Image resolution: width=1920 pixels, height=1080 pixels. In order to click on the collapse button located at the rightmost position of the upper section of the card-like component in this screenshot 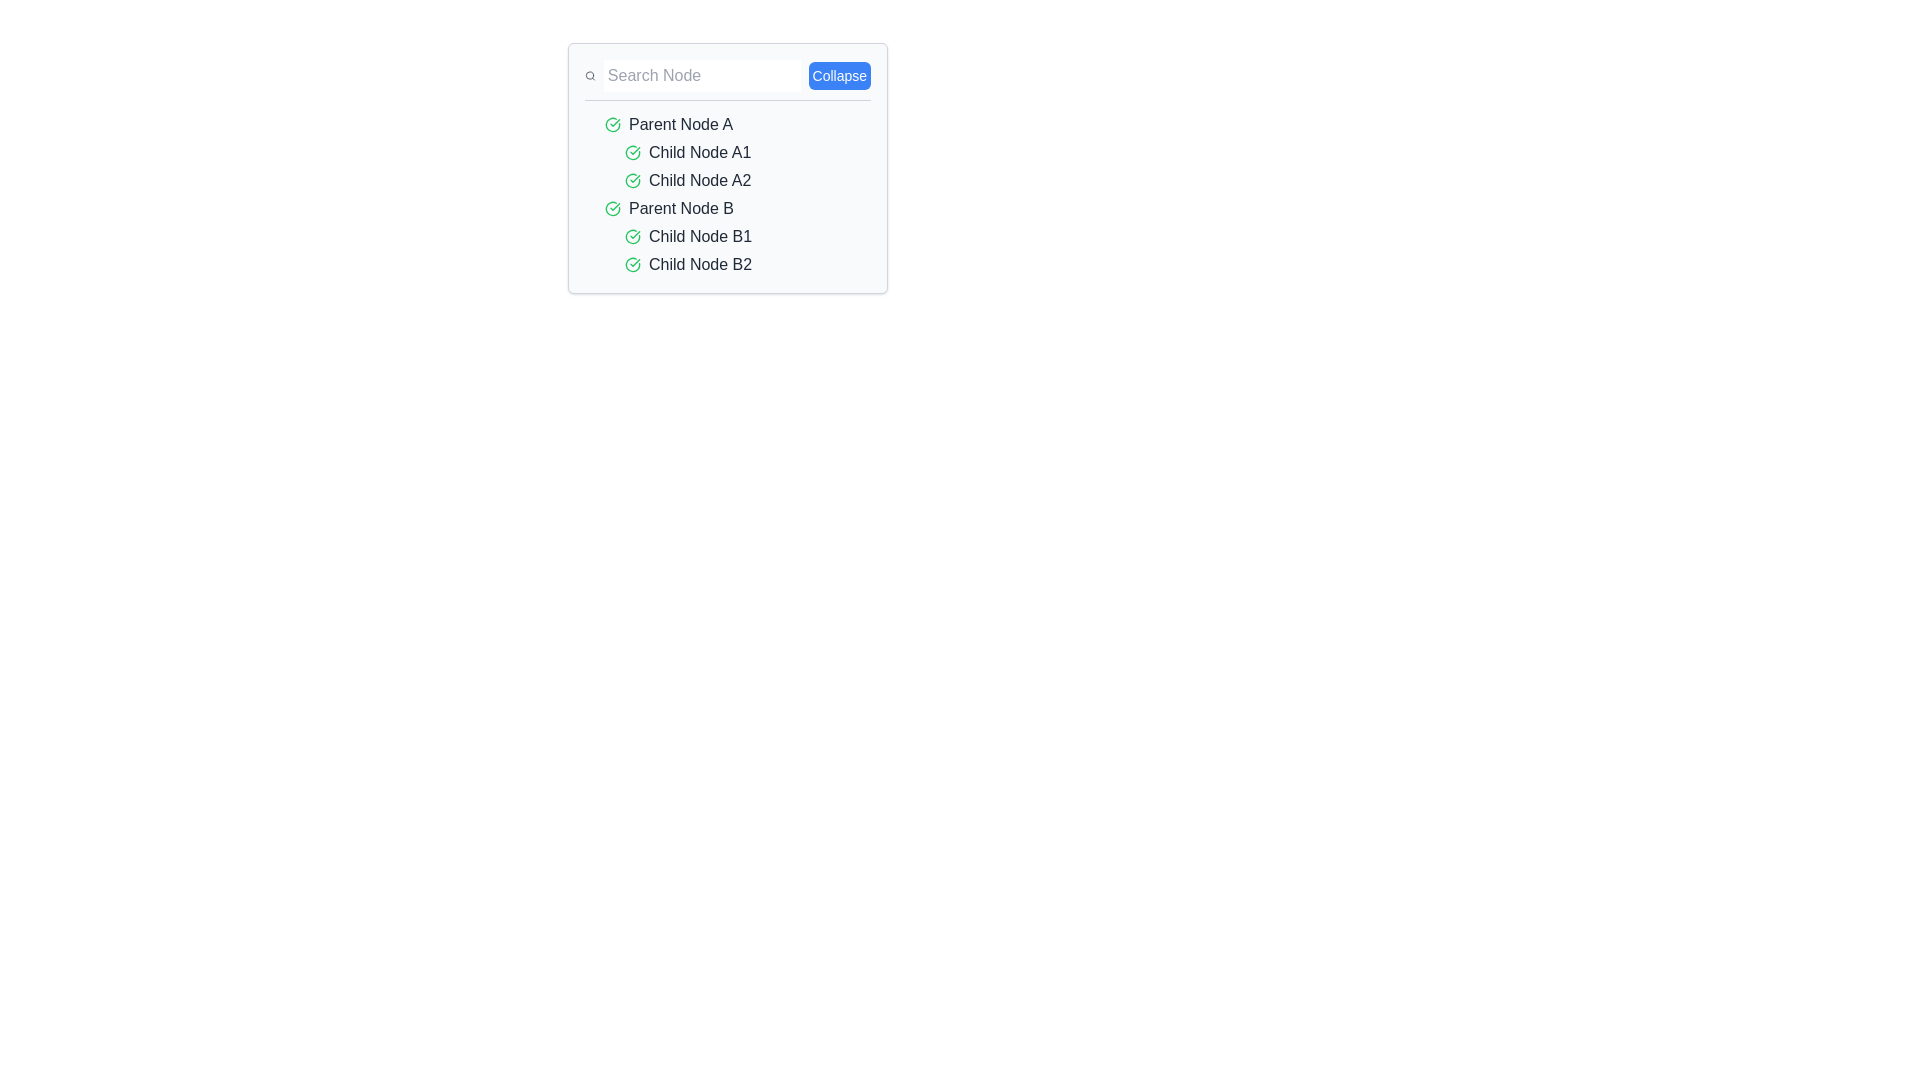, I will do `click(727, 79)`.